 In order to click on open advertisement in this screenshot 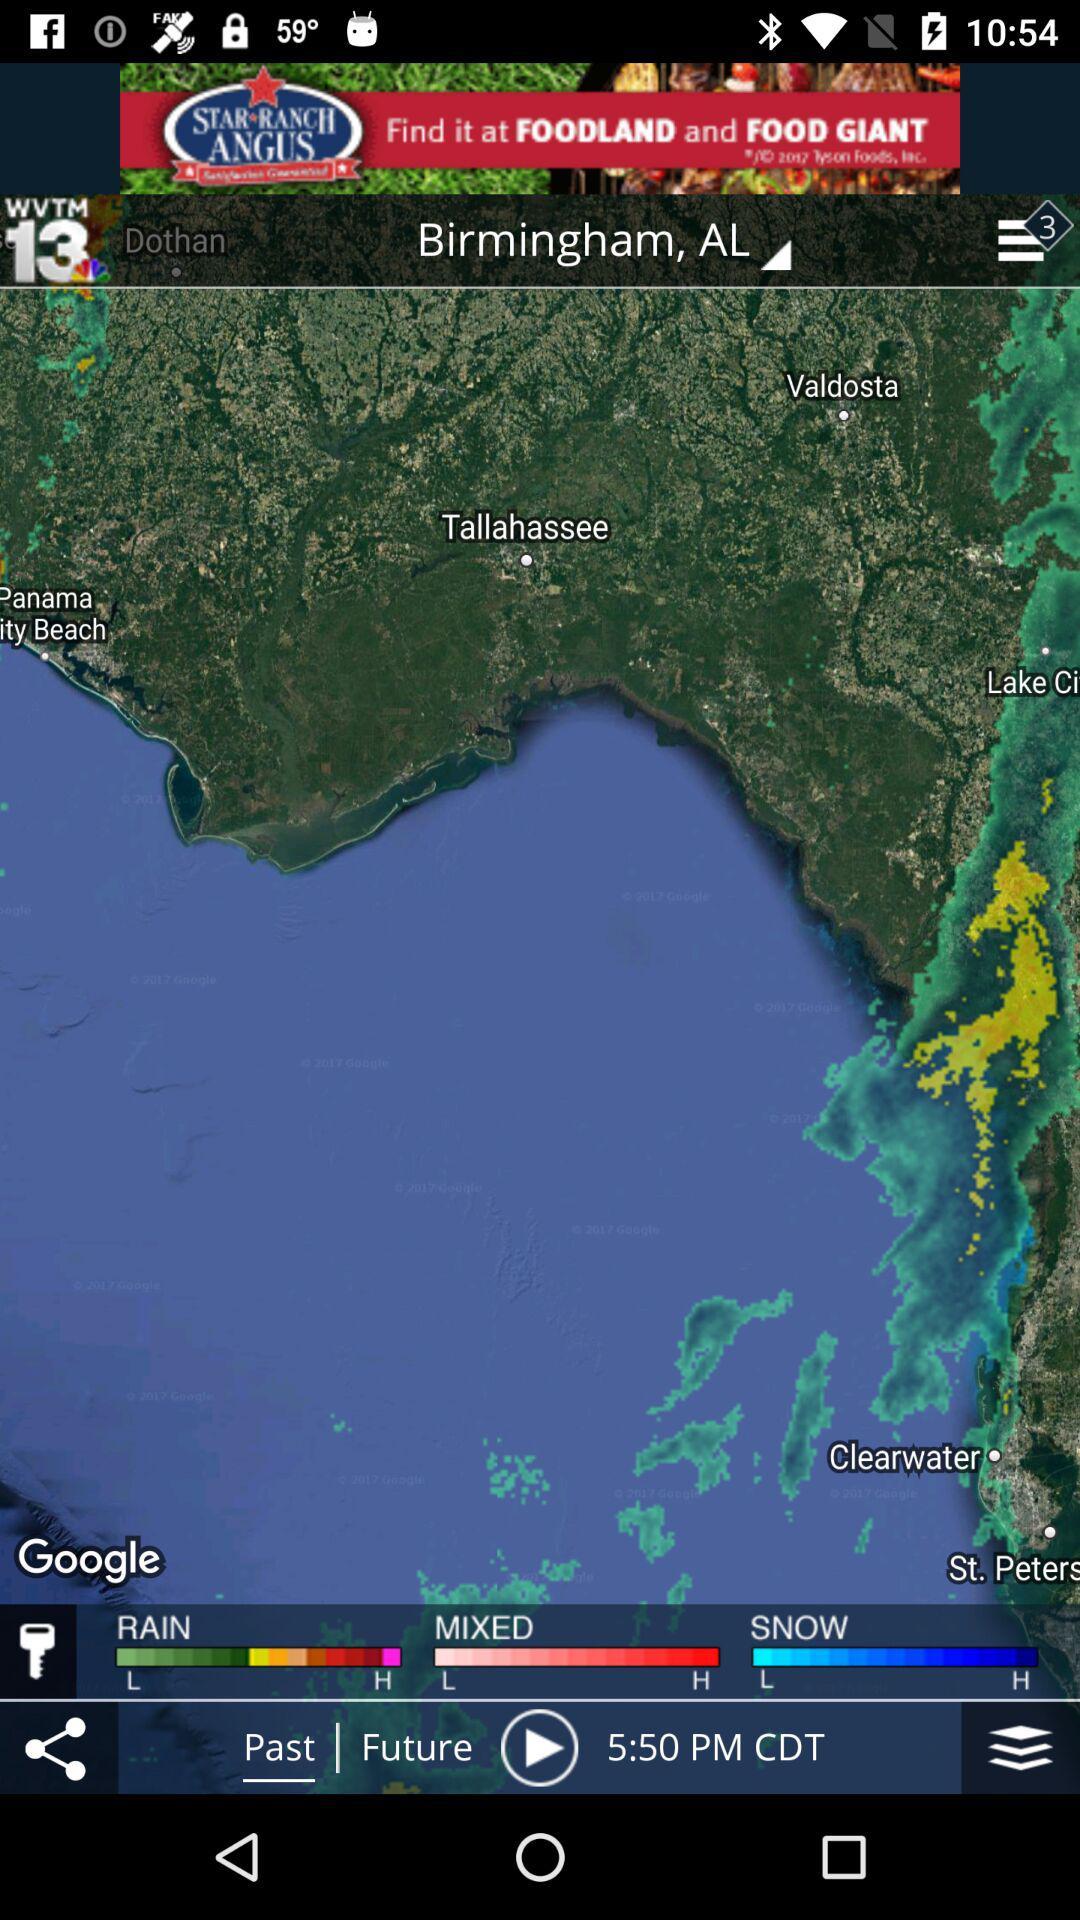, I will do `click(540, 127)`.